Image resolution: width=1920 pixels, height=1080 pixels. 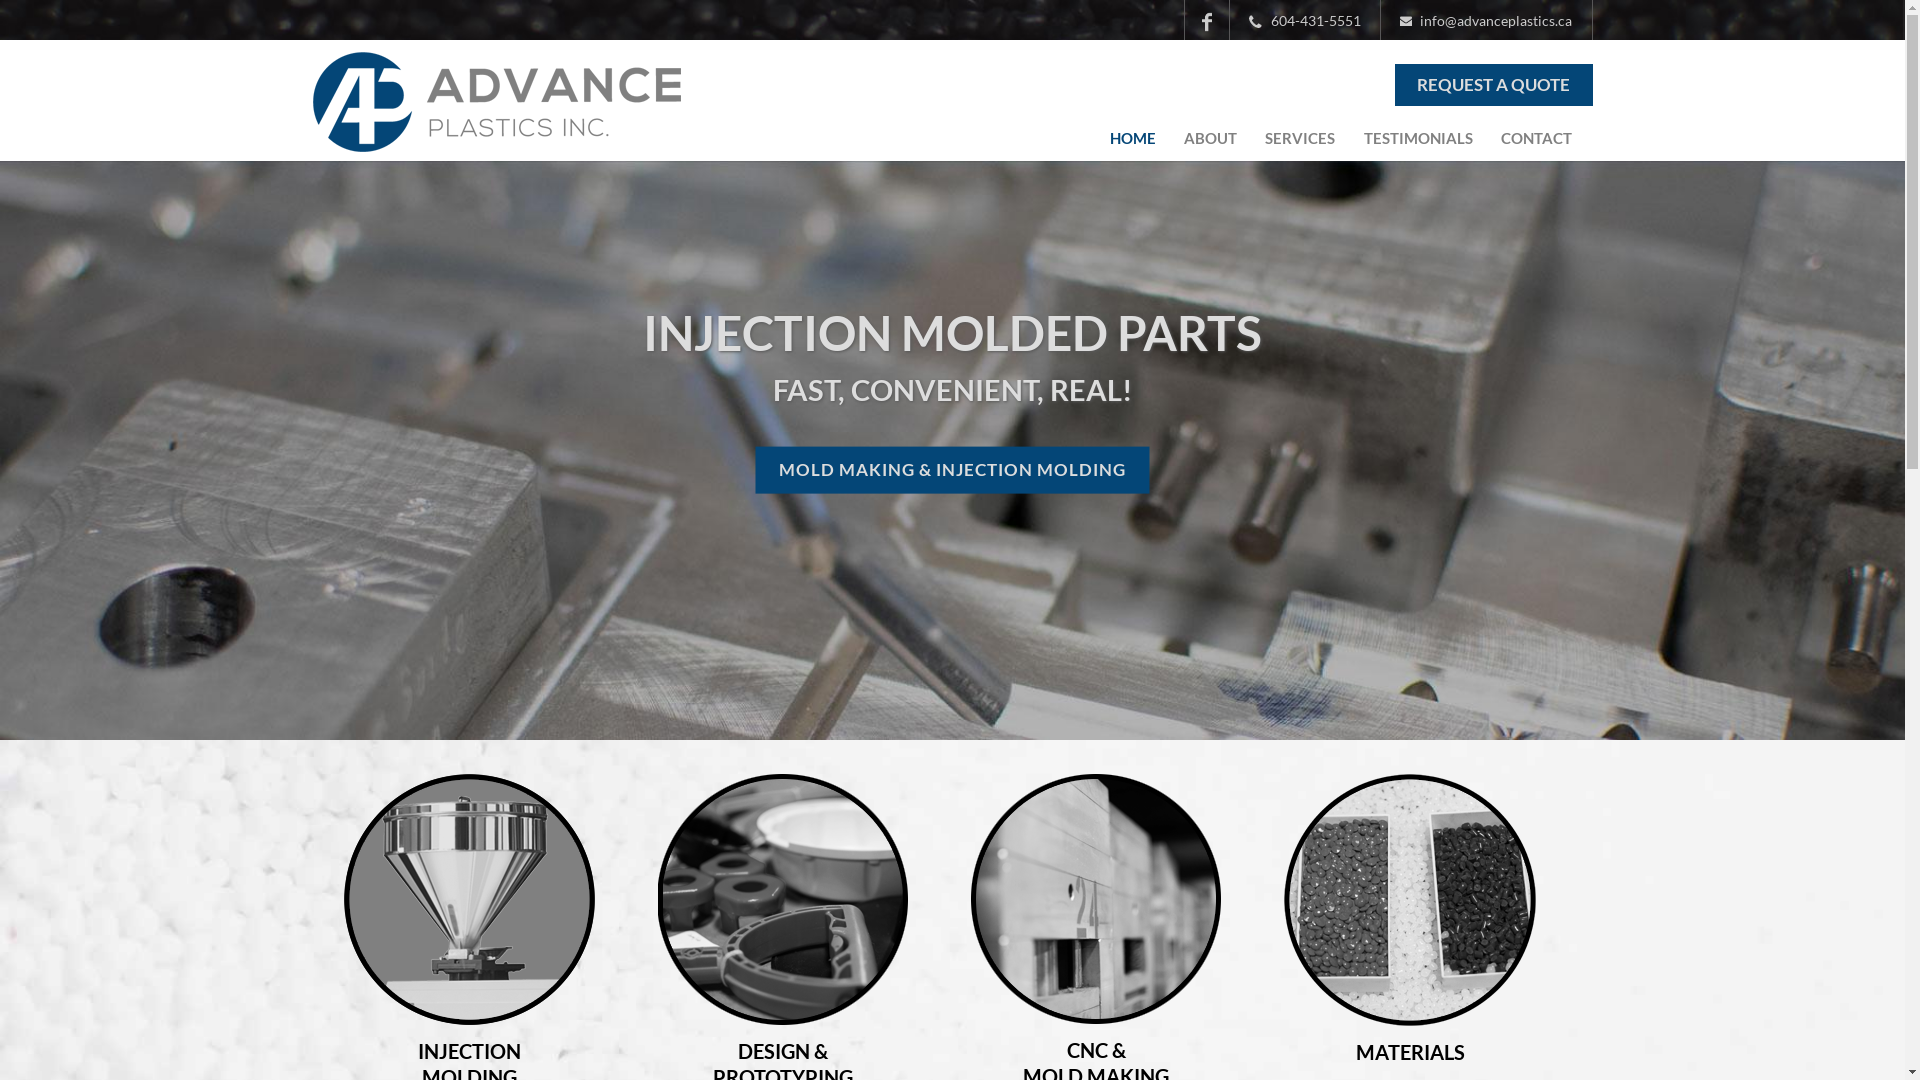 What do you see at coordinates (1417, 137) in the screenshot?
I see `'TESTIMONIALS'` at bounding box center [1417, 137].